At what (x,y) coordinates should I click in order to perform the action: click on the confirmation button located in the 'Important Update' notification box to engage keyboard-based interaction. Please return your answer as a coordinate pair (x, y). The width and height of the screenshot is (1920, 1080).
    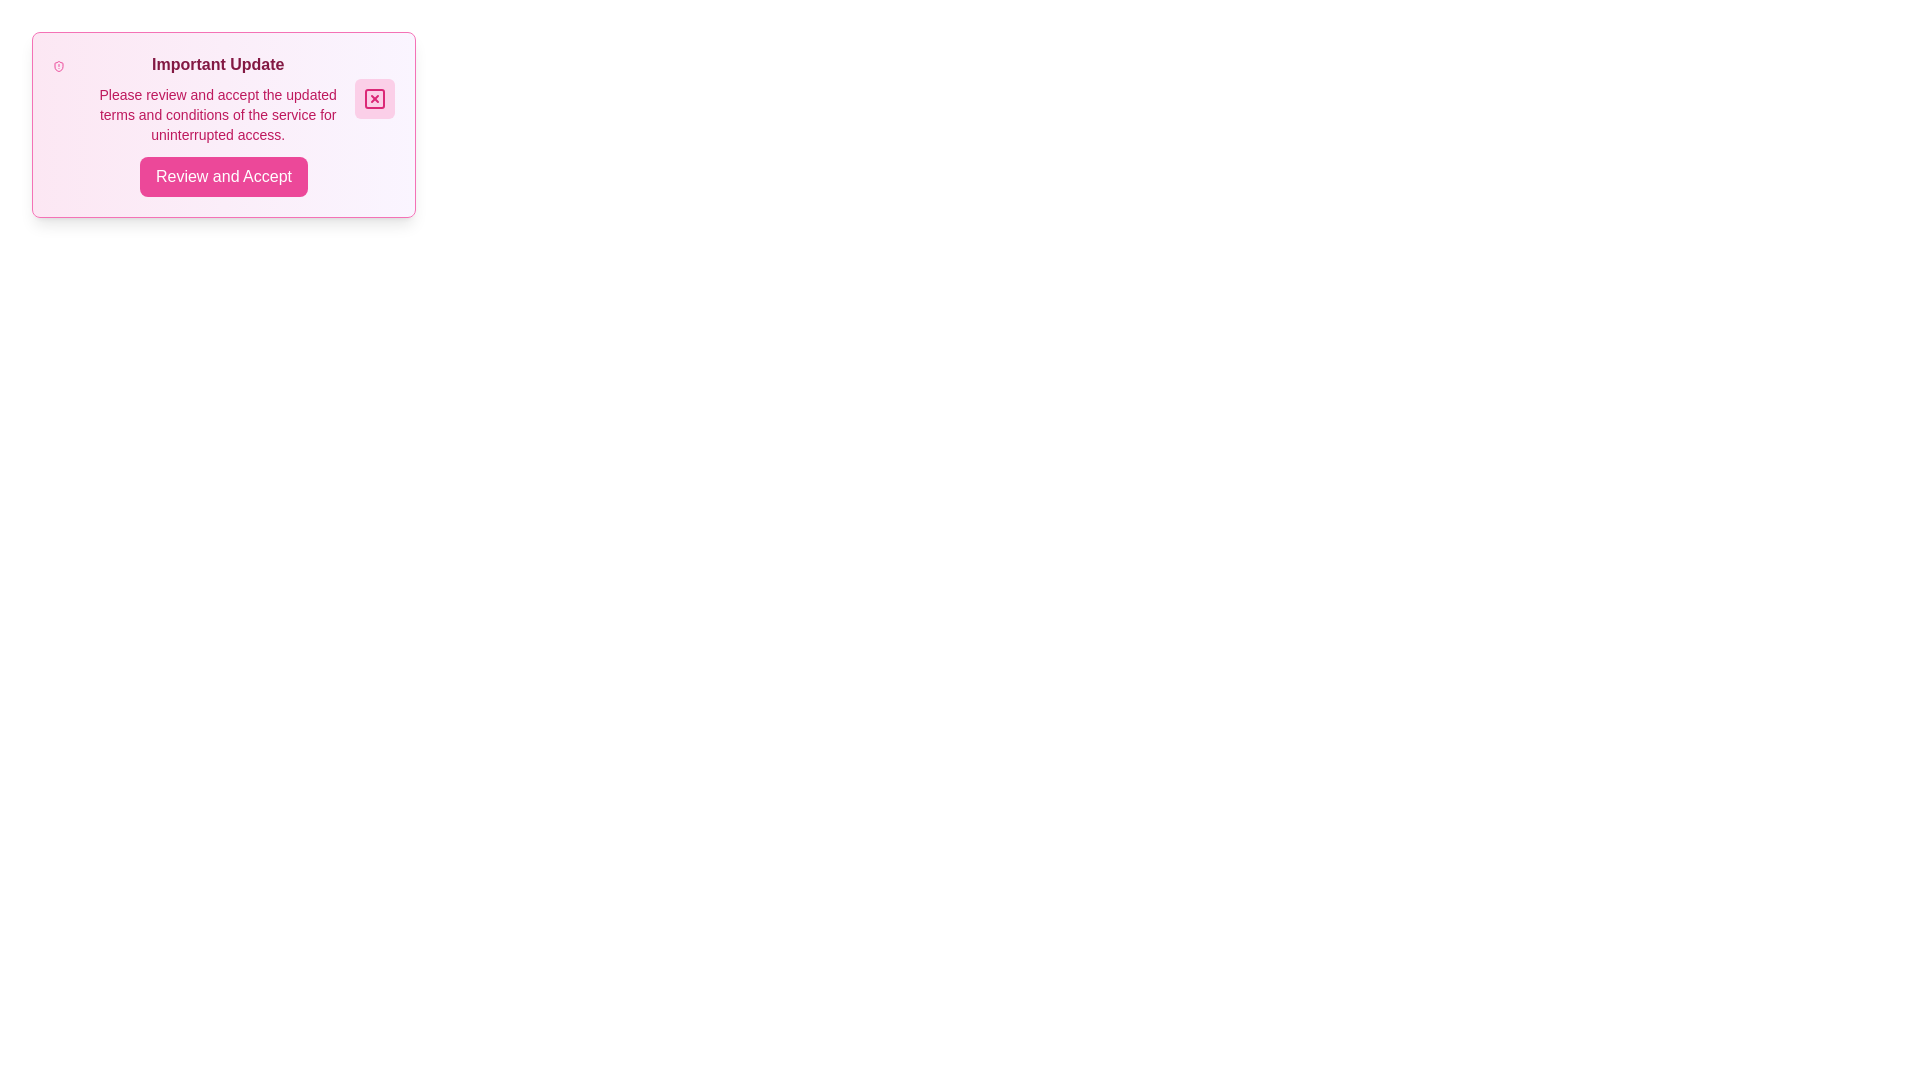
    Looking at the image, I should click on (224, 176).